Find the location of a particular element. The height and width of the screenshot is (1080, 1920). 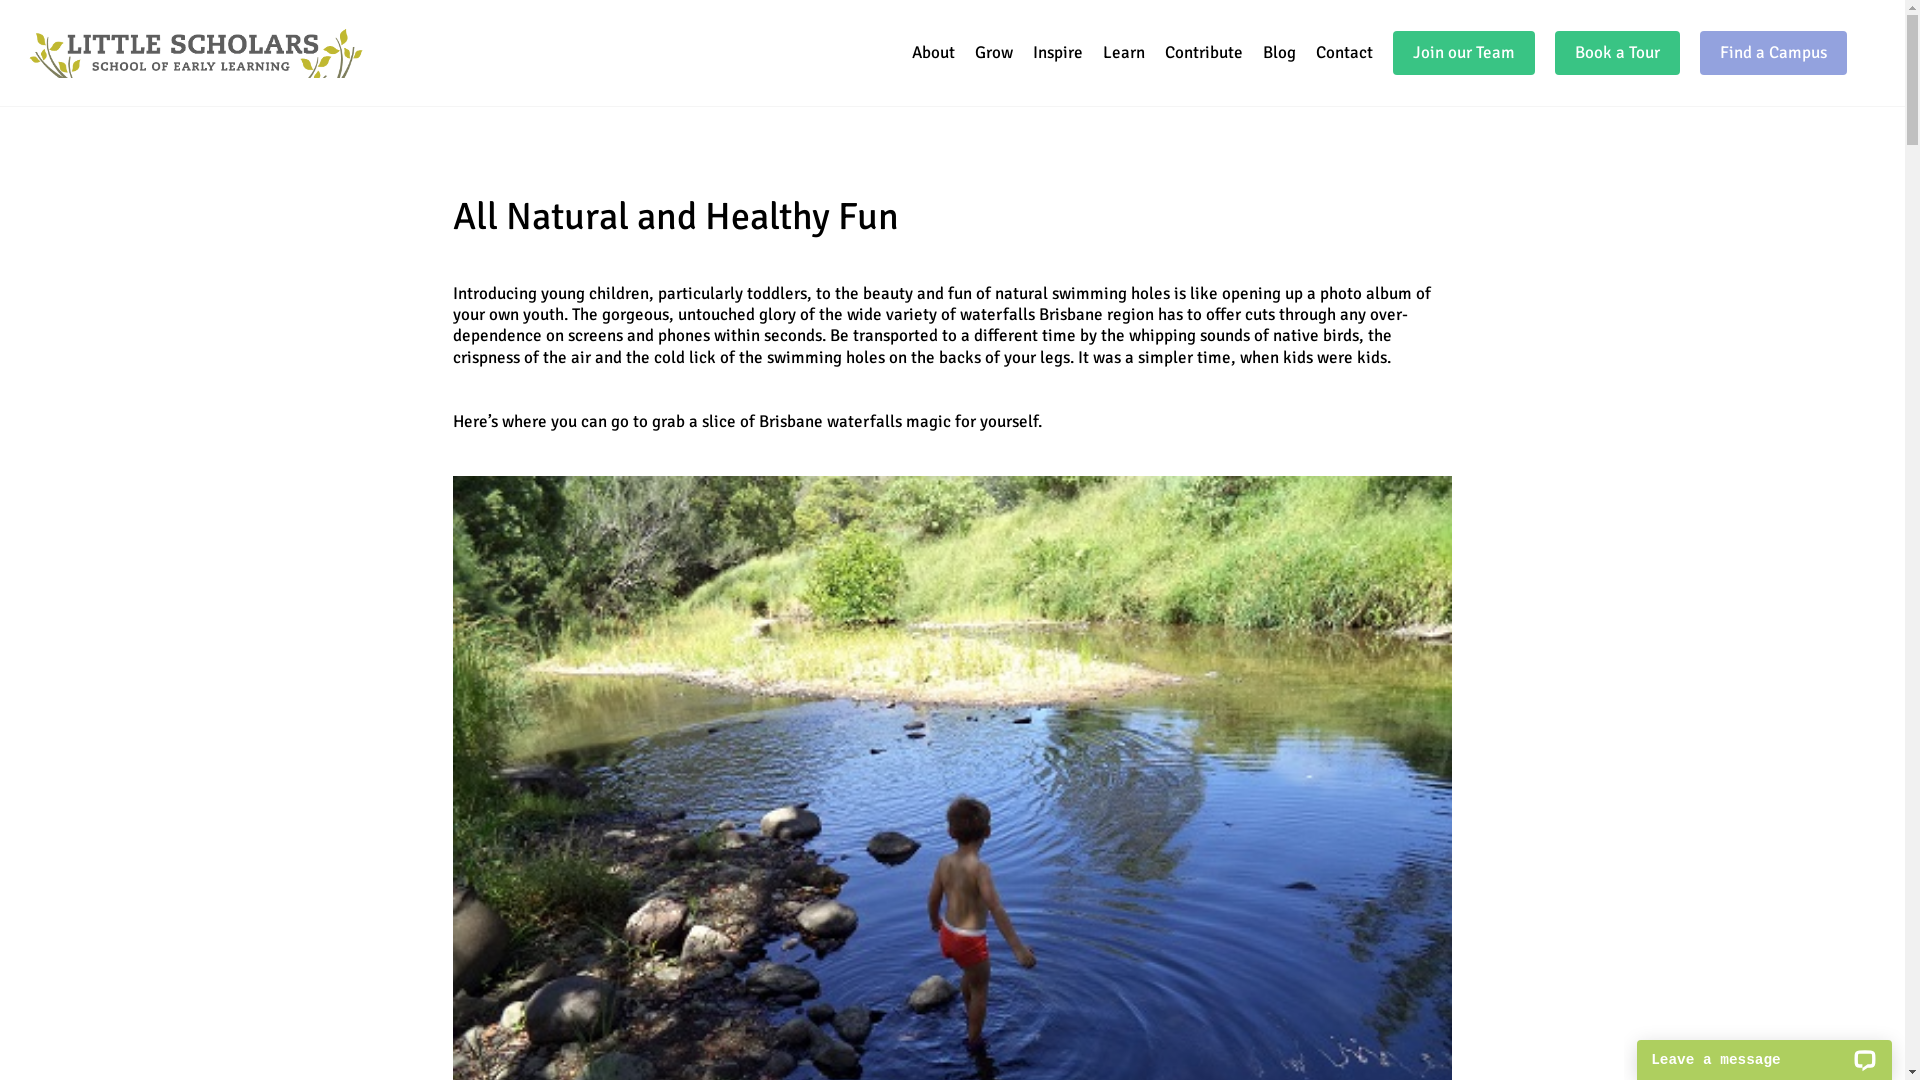

'Grow' is located at coordinates (974, 52).